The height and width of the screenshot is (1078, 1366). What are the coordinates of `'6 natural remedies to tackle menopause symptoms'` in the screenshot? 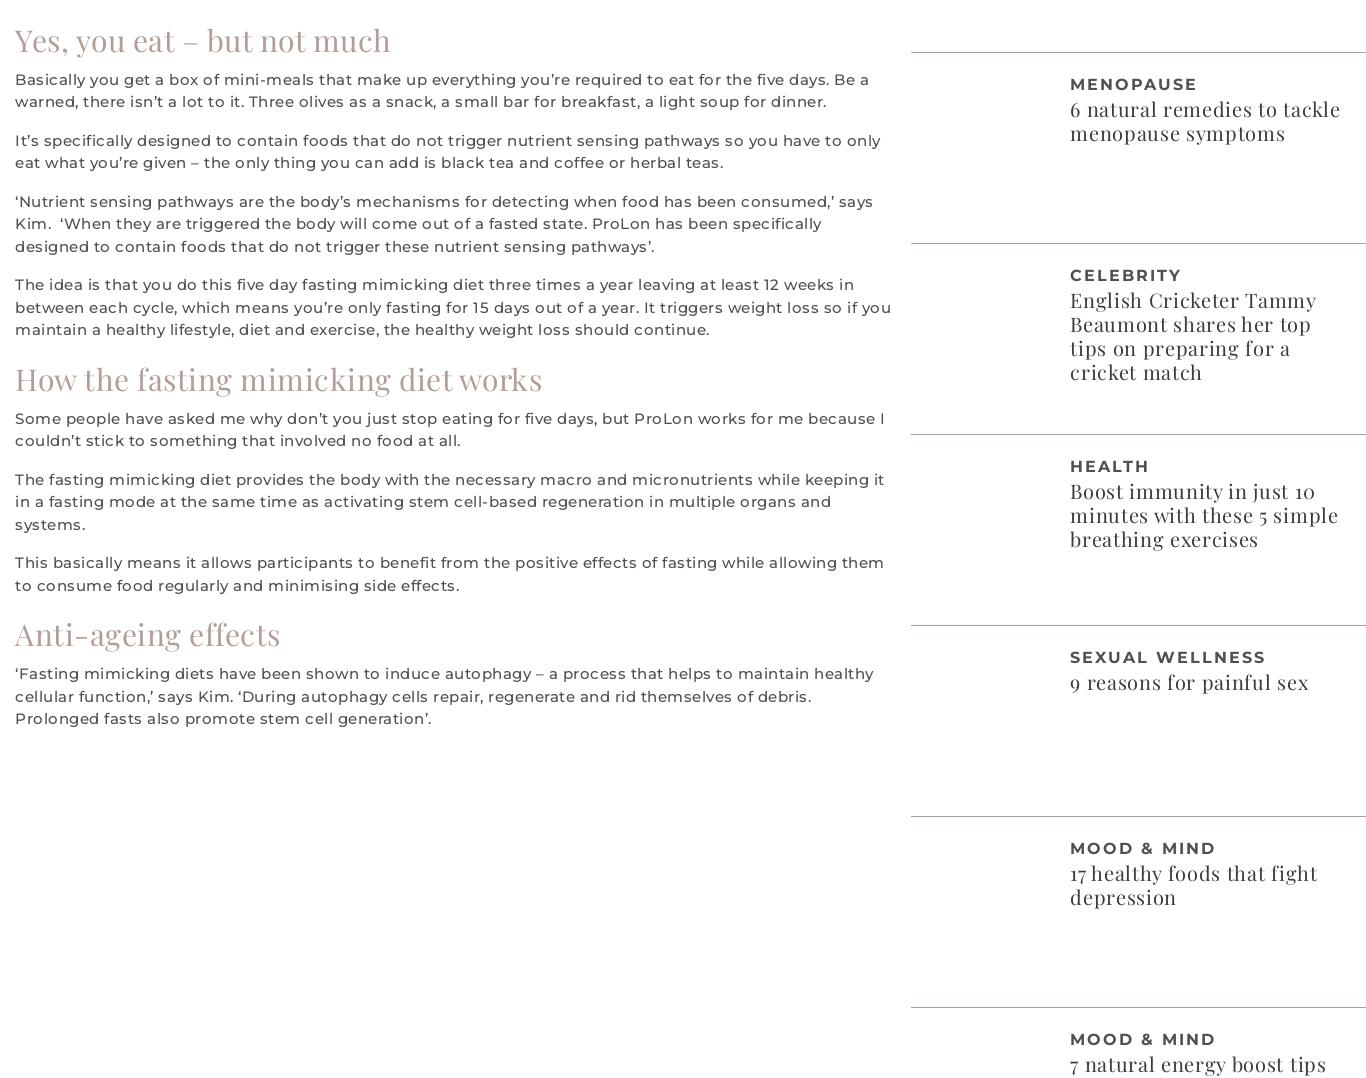 It's located at (1204, 119).